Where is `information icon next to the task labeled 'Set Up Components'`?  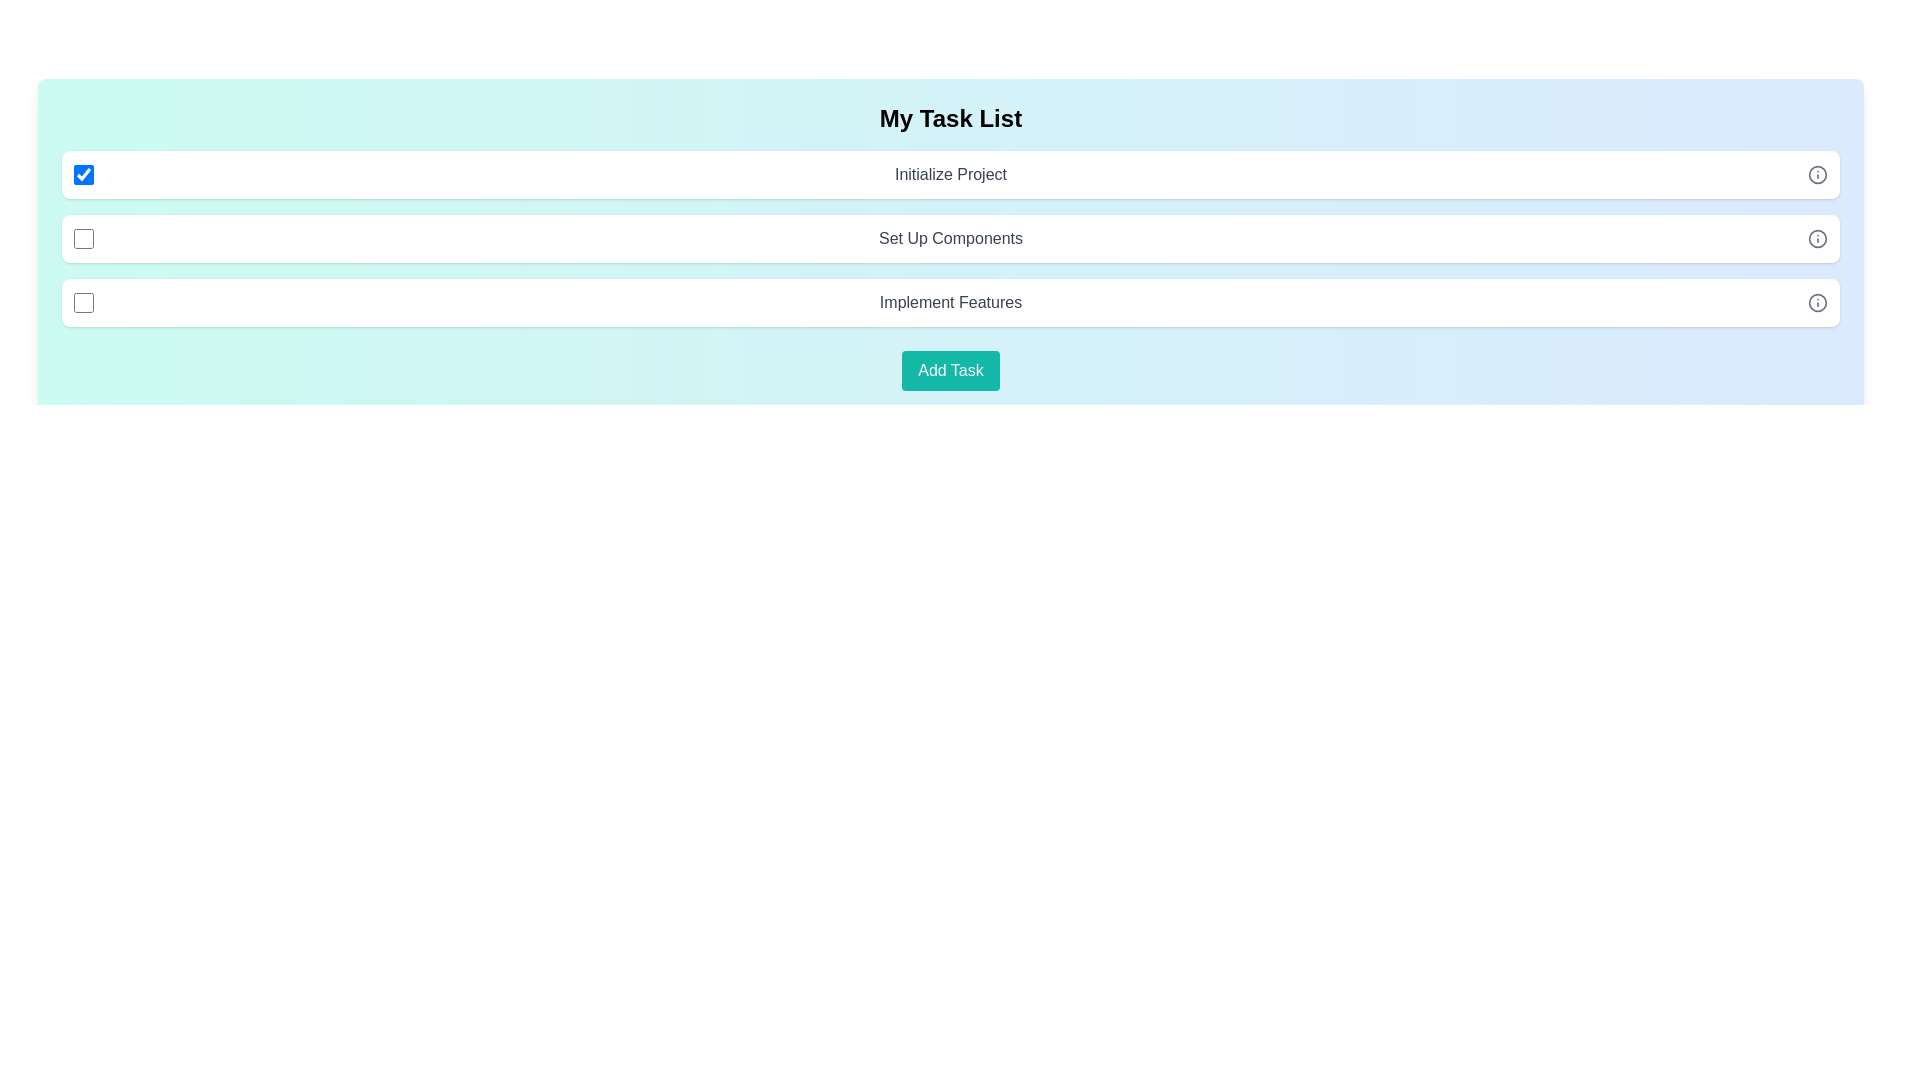
information icon next to the task labeled 'Set Up Components' is located at coordinates (1818, 238).